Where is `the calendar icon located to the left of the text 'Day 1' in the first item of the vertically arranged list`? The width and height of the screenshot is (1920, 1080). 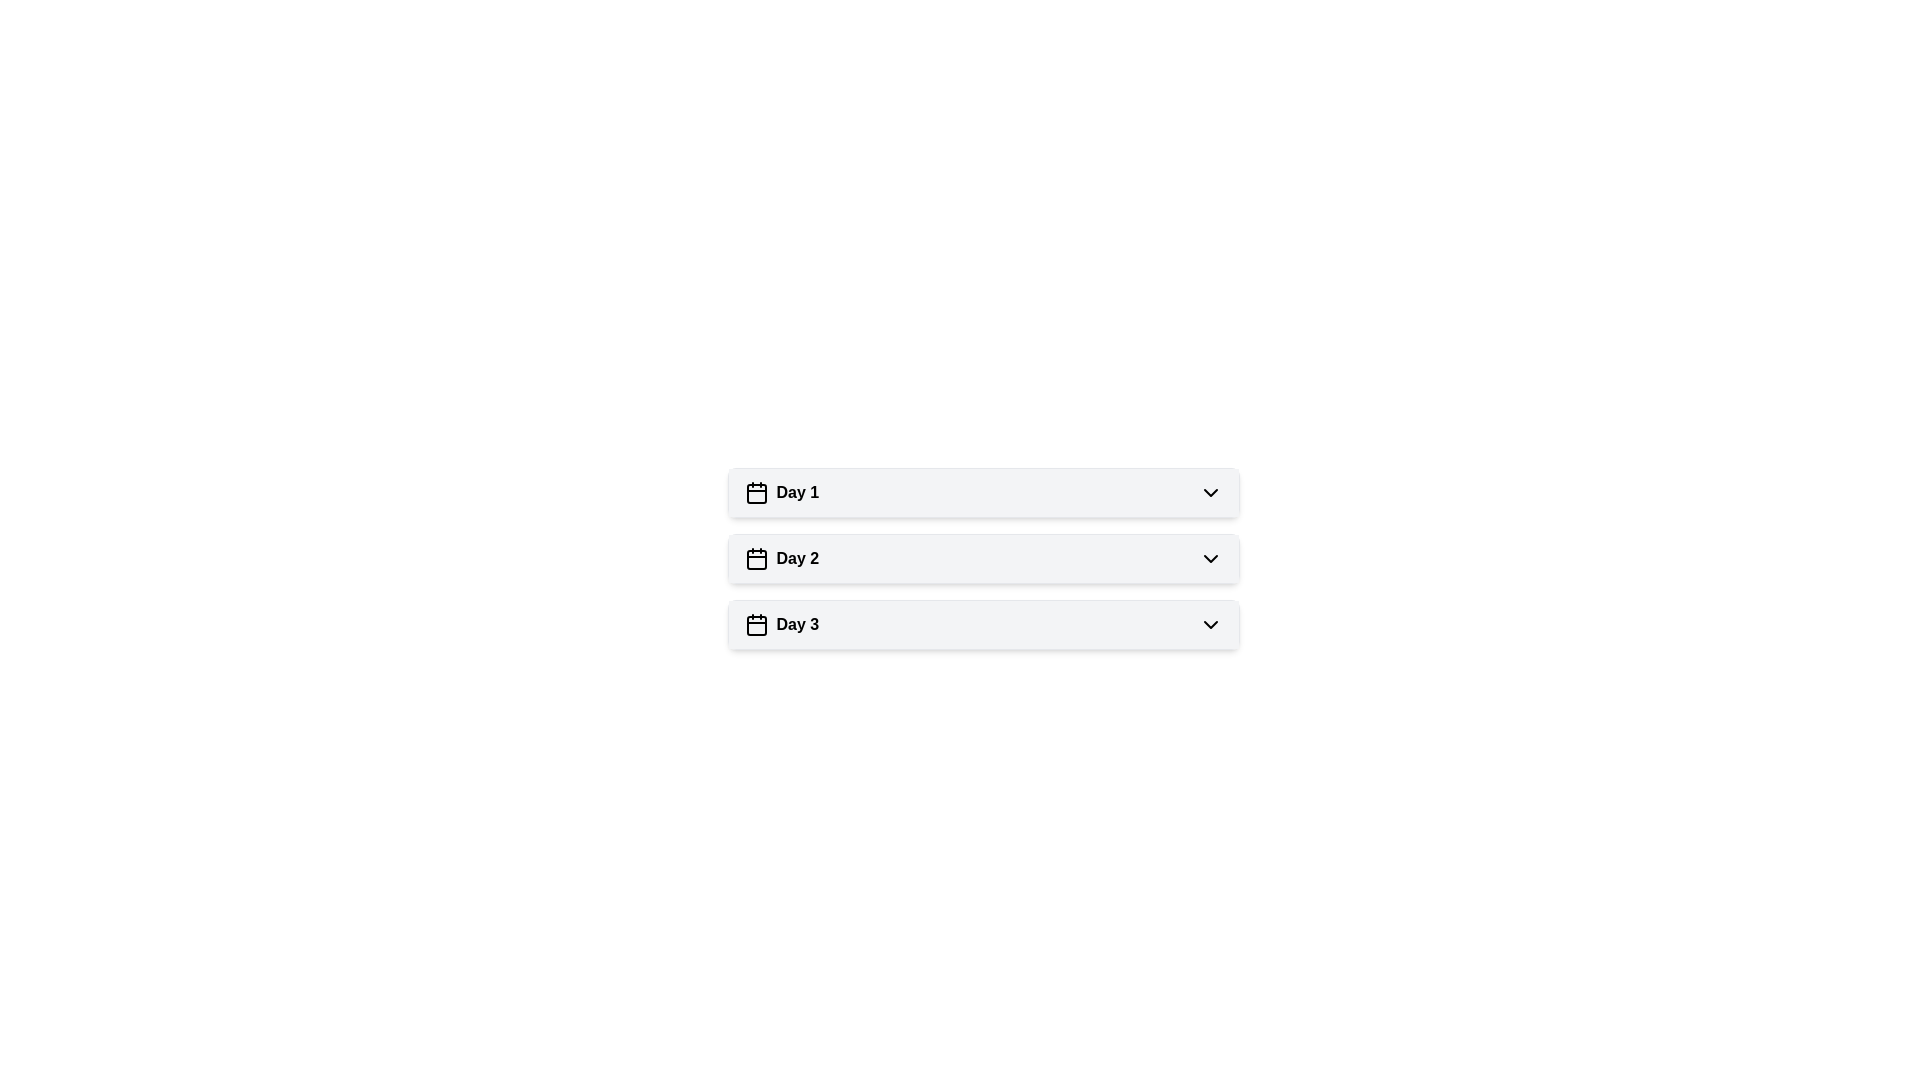 the calendar icon located to the left of the text 'Day 1' in the first item of the vertically arranged list is located at coordinates (755, 493).